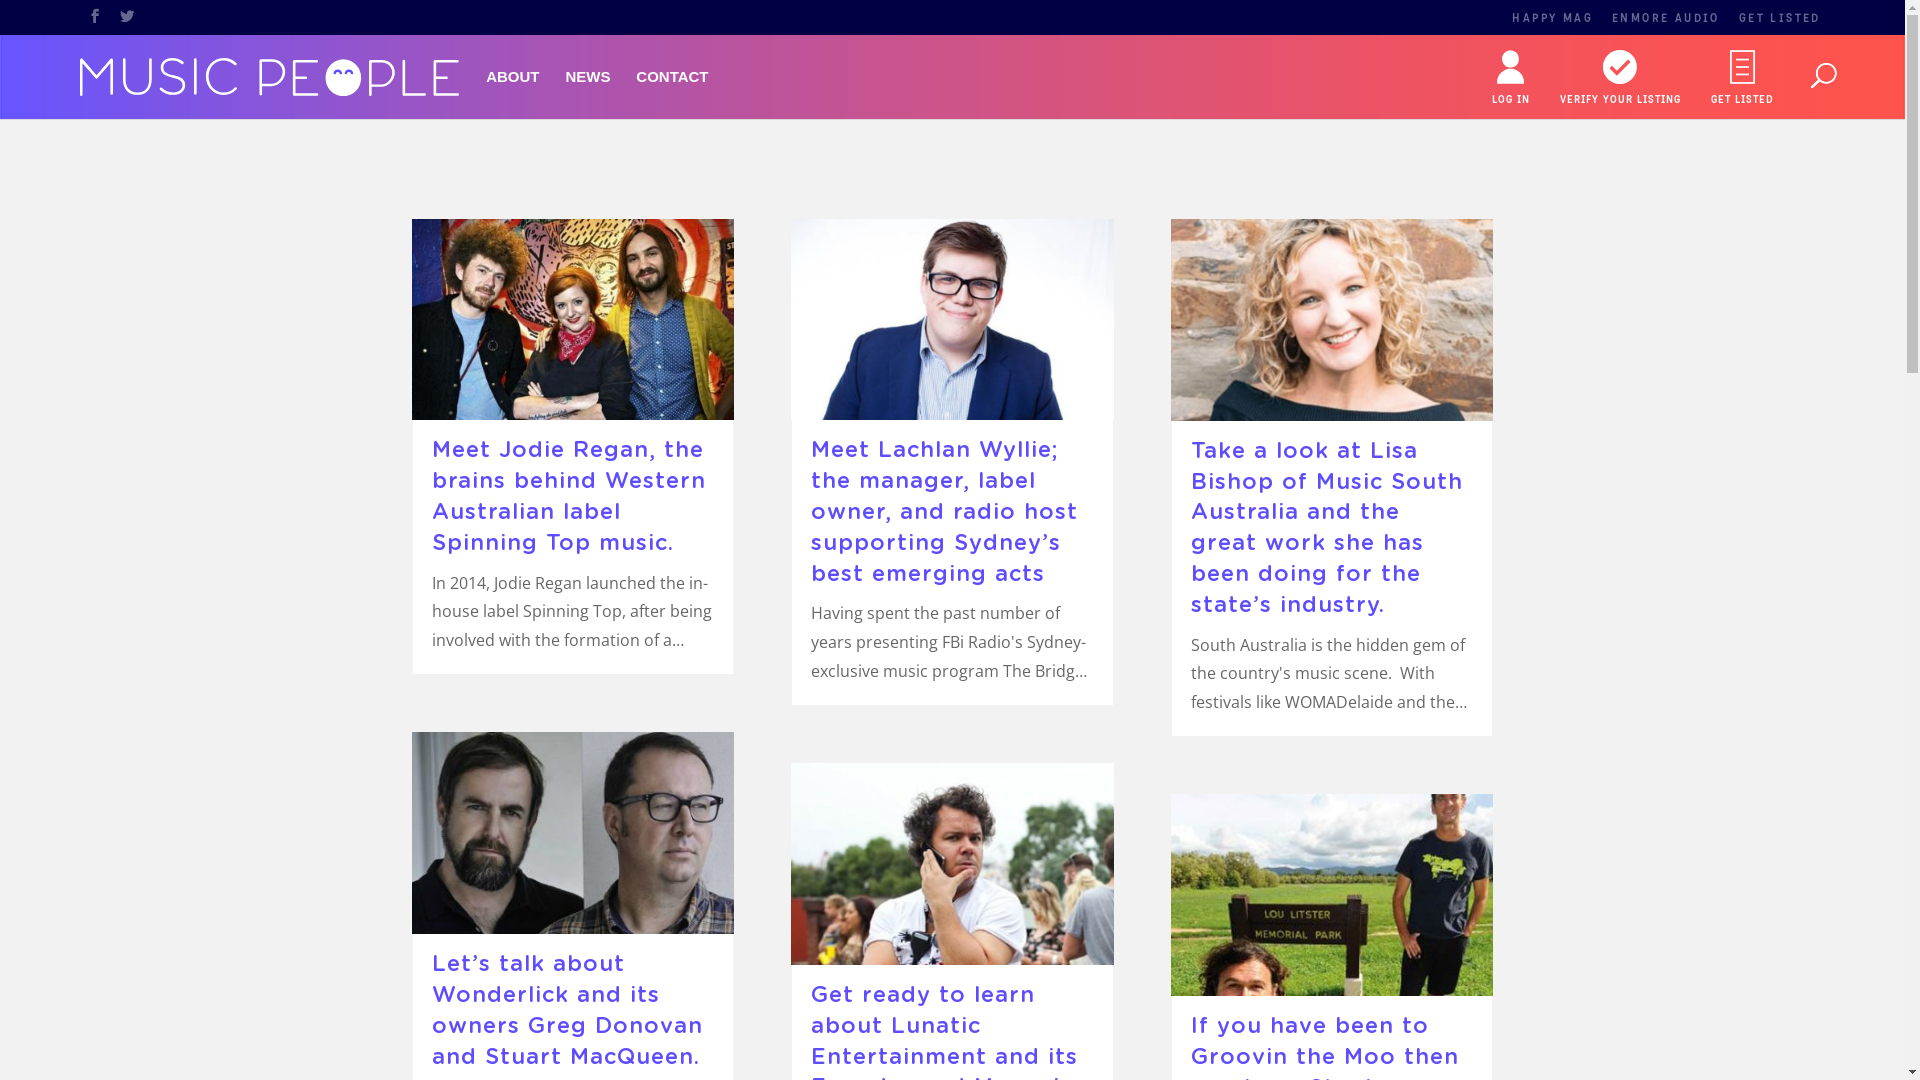 The image size is (1920, 1080). Describe the element at coordinates (1780, 18) in the screenshot. I see `'GET LISTED'` at that location.